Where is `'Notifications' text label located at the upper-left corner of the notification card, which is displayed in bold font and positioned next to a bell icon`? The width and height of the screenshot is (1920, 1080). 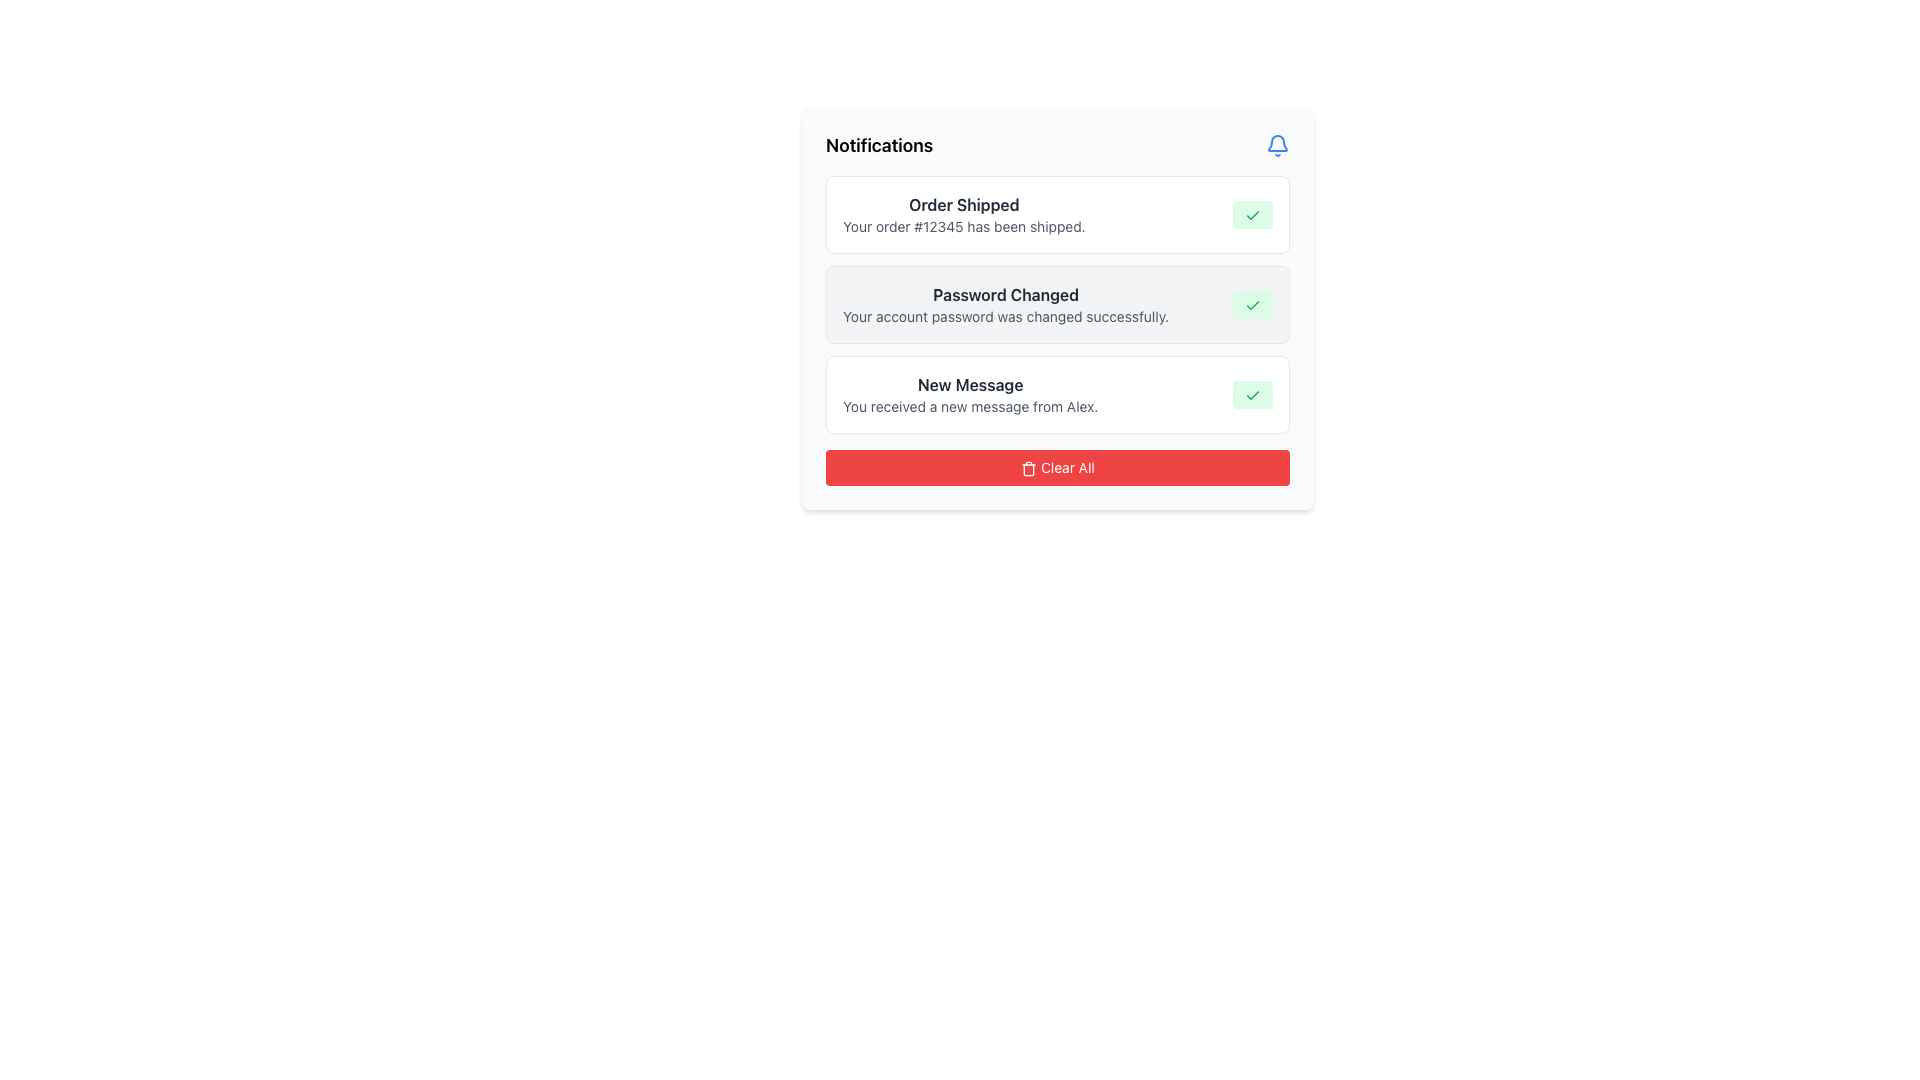
'Notifications' text label located at the upper-left corner of the notification card, which is displayed in bold font and positioned next to a bell icon is located at coordinates (879, 145).